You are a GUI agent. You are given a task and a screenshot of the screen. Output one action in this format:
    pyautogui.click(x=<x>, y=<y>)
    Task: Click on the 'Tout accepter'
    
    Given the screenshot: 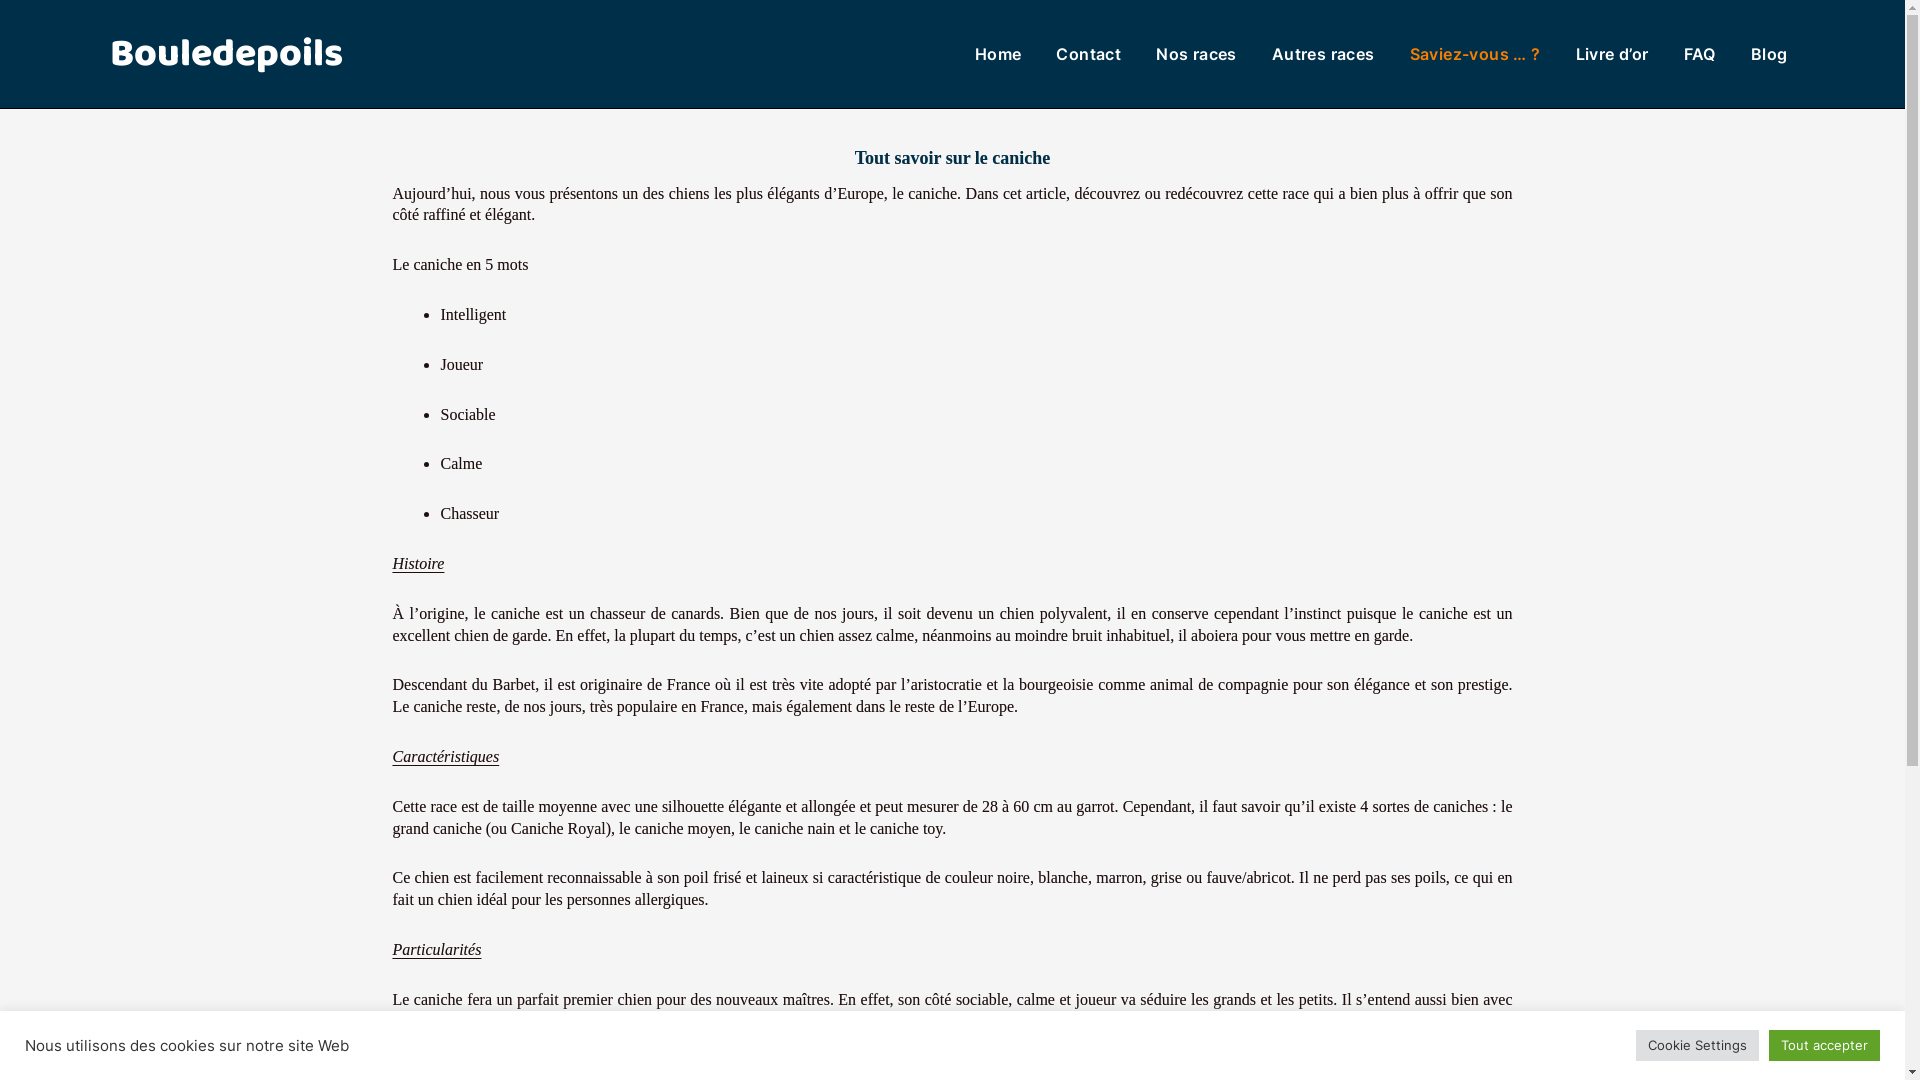 What is the action you would take?
    pyautogui.click(x=1824, y=1044)
    